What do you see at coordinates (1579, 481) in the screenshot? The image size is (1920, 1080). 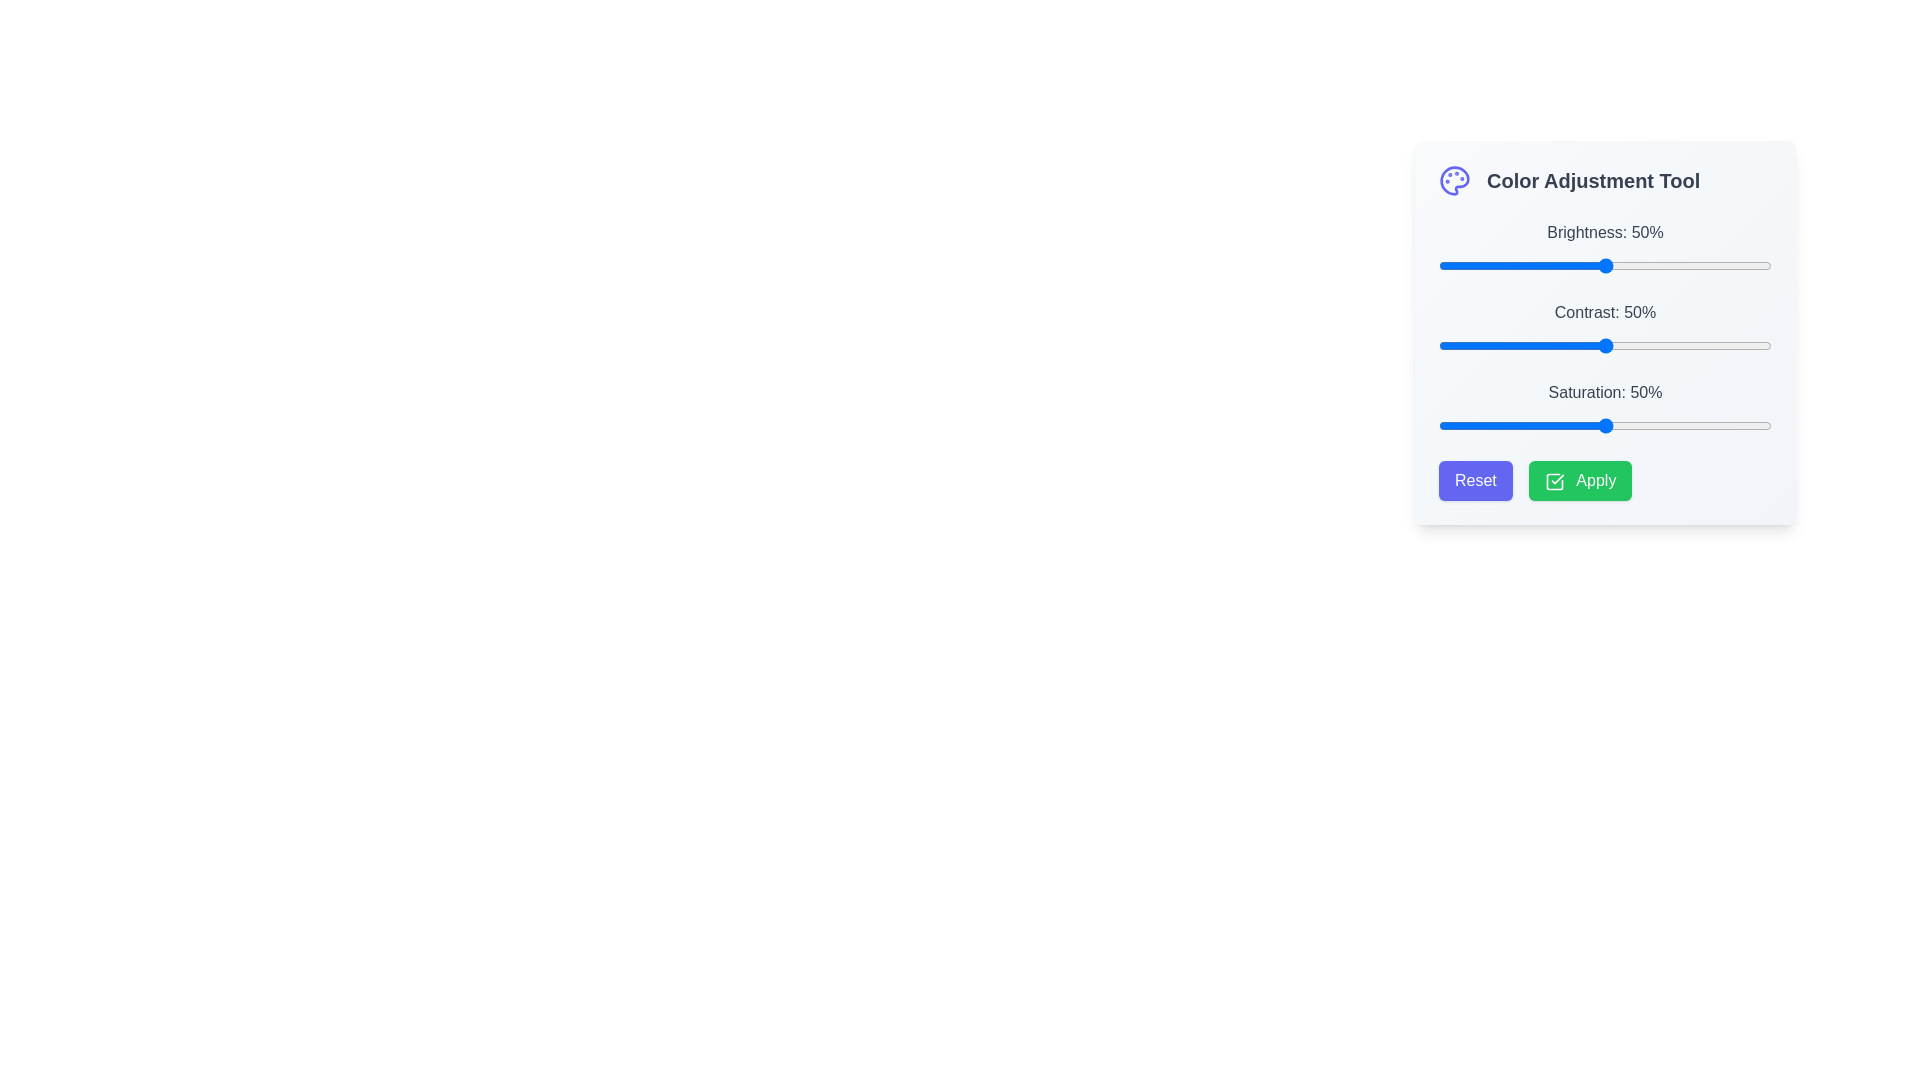 I see `the 'Apply' button, which is the second button in the Color Adjustment Tool interface, positioned to the right of the 'Reset' button, to confirm and apply the adjustments made by the user` at bounding box center [1579, 481].